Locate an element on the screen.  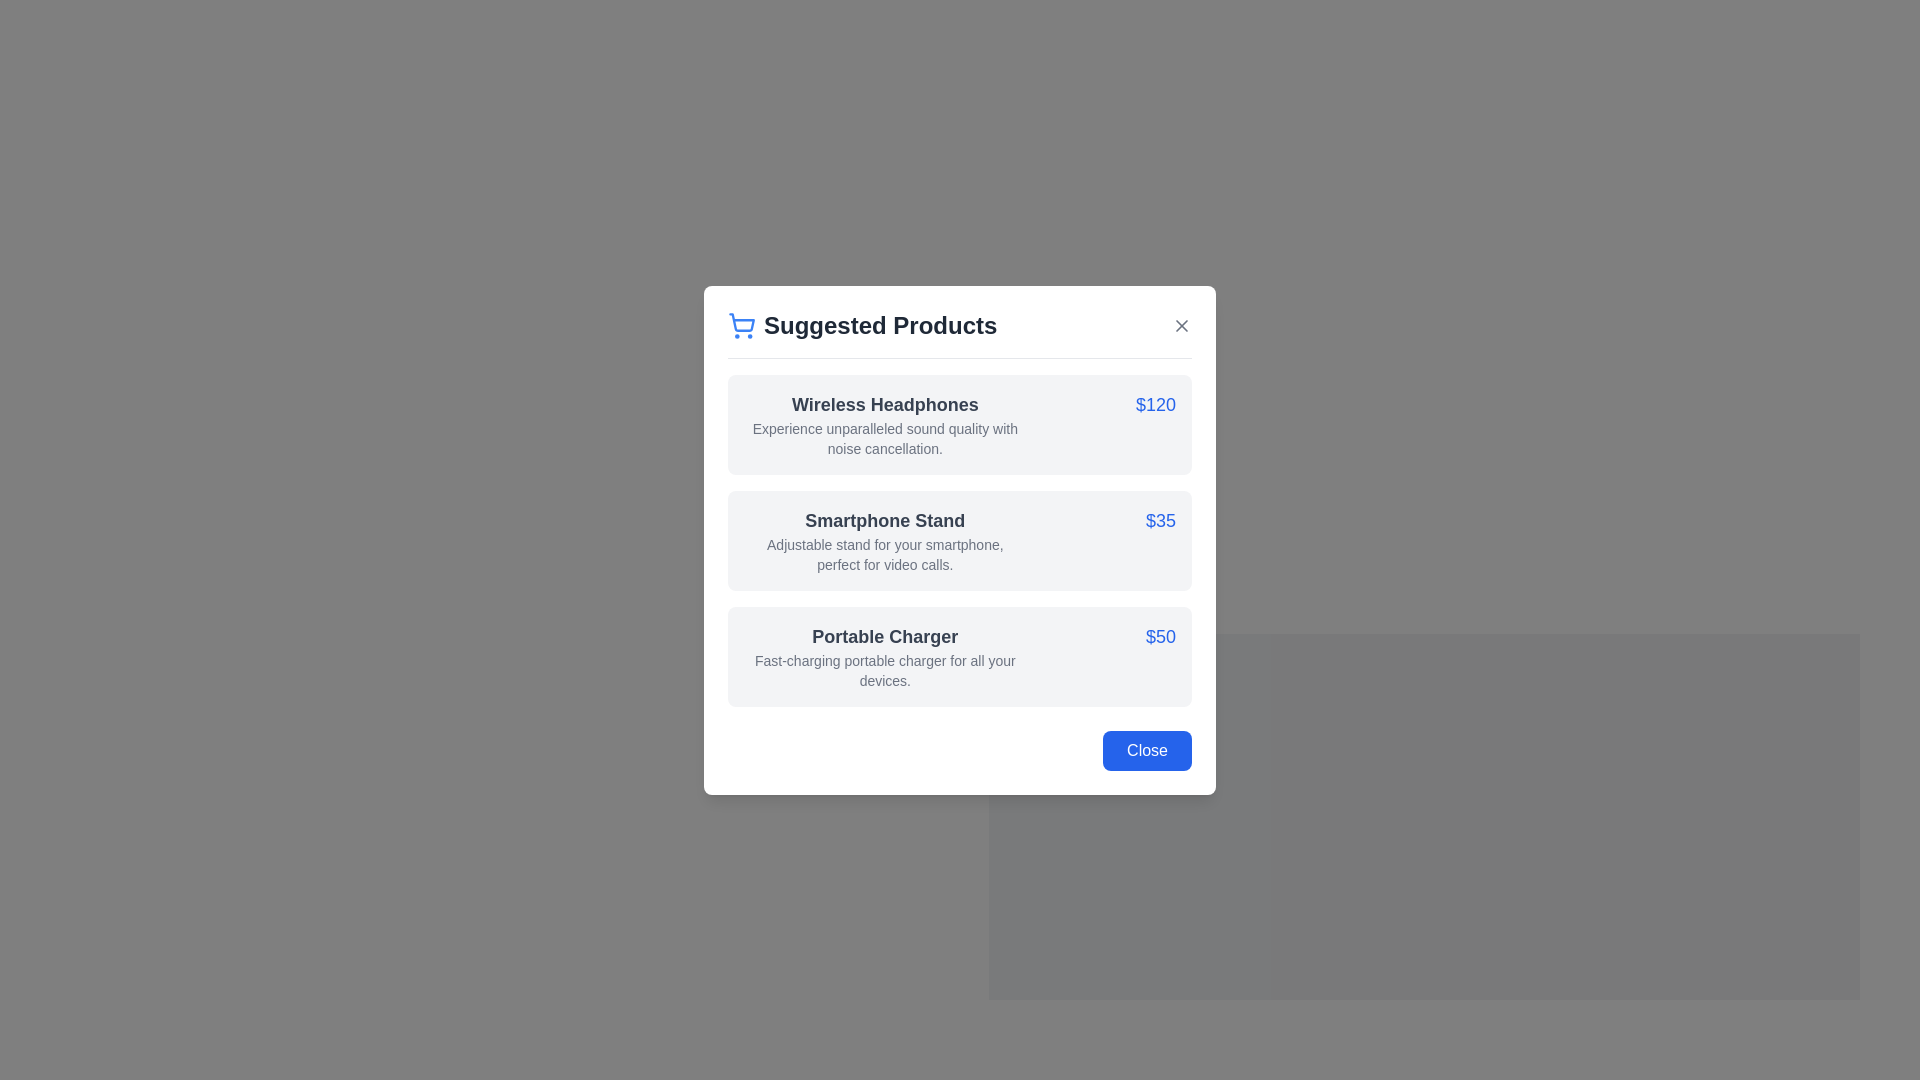
the 'Suggested Products' text element with a shopping cart icon on the left, which is bold and larger than surrounding text, styled in dark gray and positioned at the top-left section of the modal window is located at coordinates (862, 324).